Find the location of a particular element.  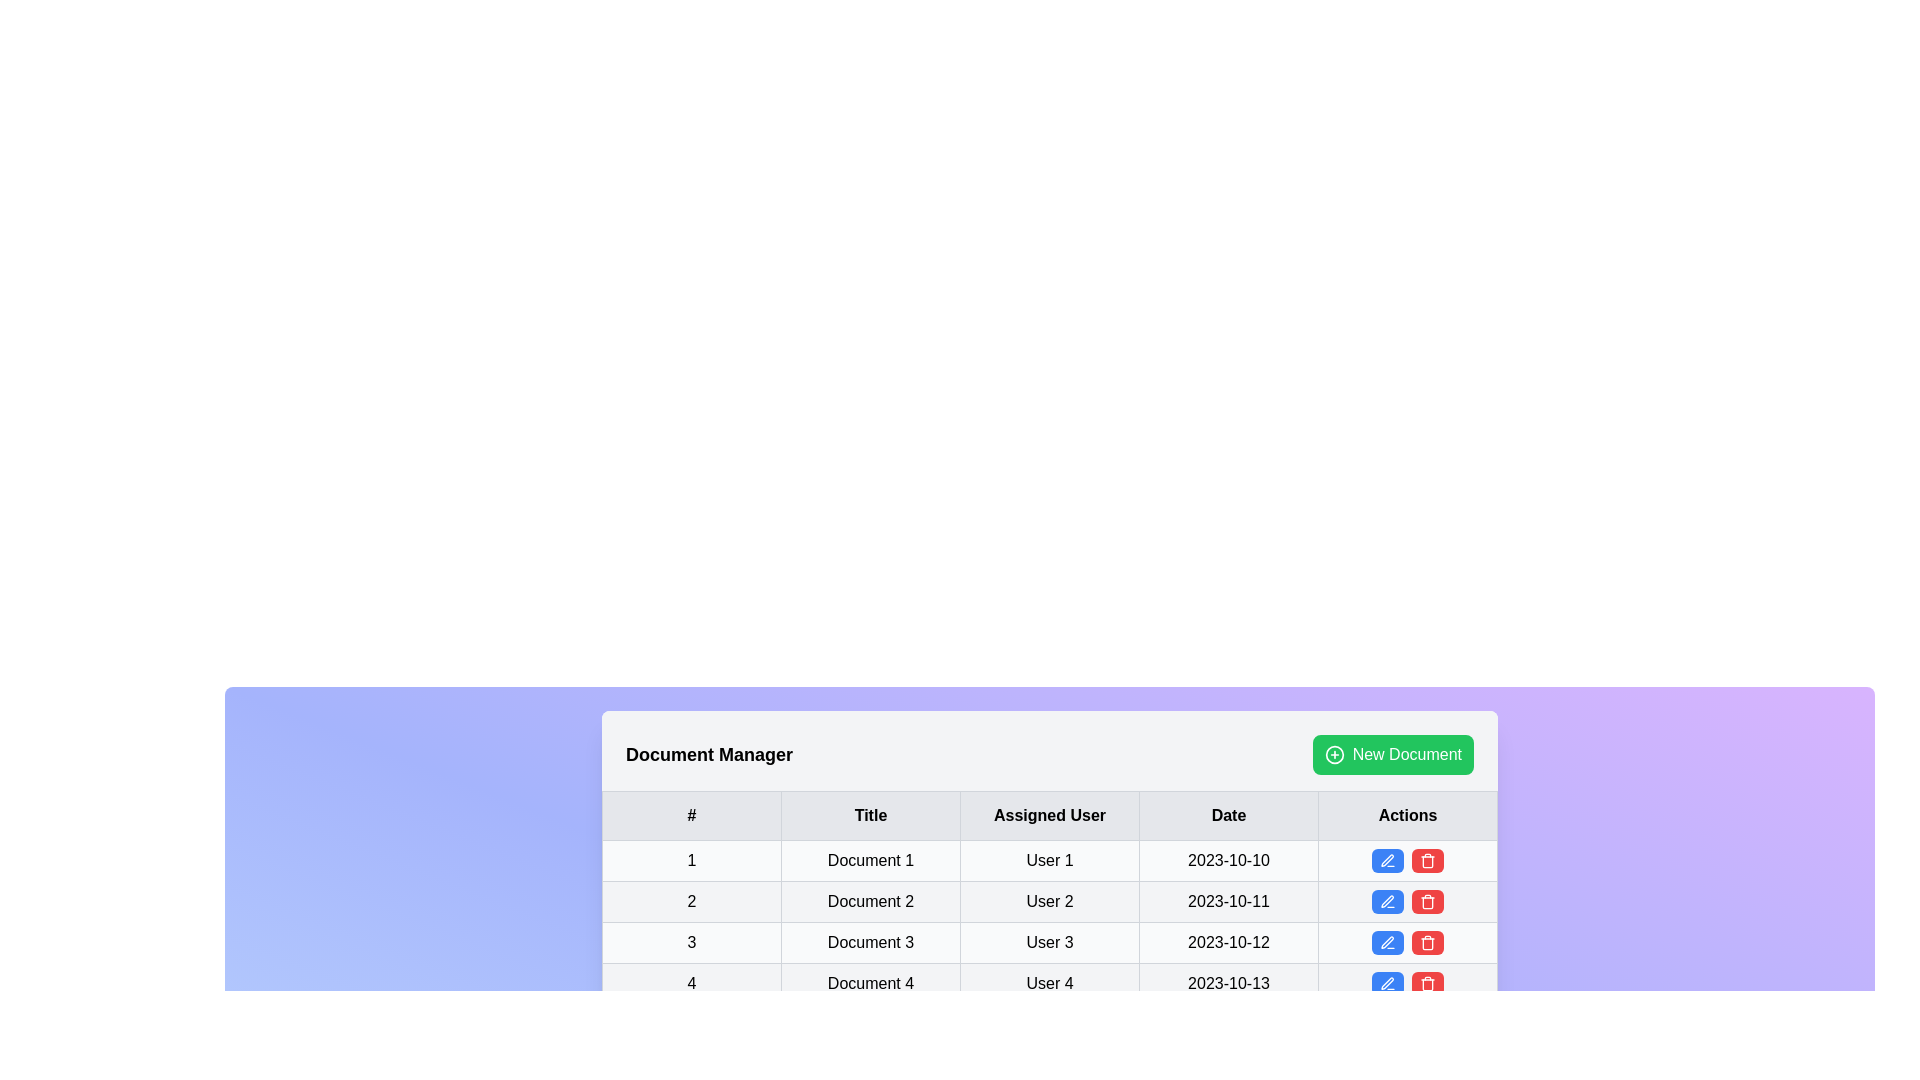

the 'Assigned User' header cell in the table to sort the column is located at coordinates (1049, 816).